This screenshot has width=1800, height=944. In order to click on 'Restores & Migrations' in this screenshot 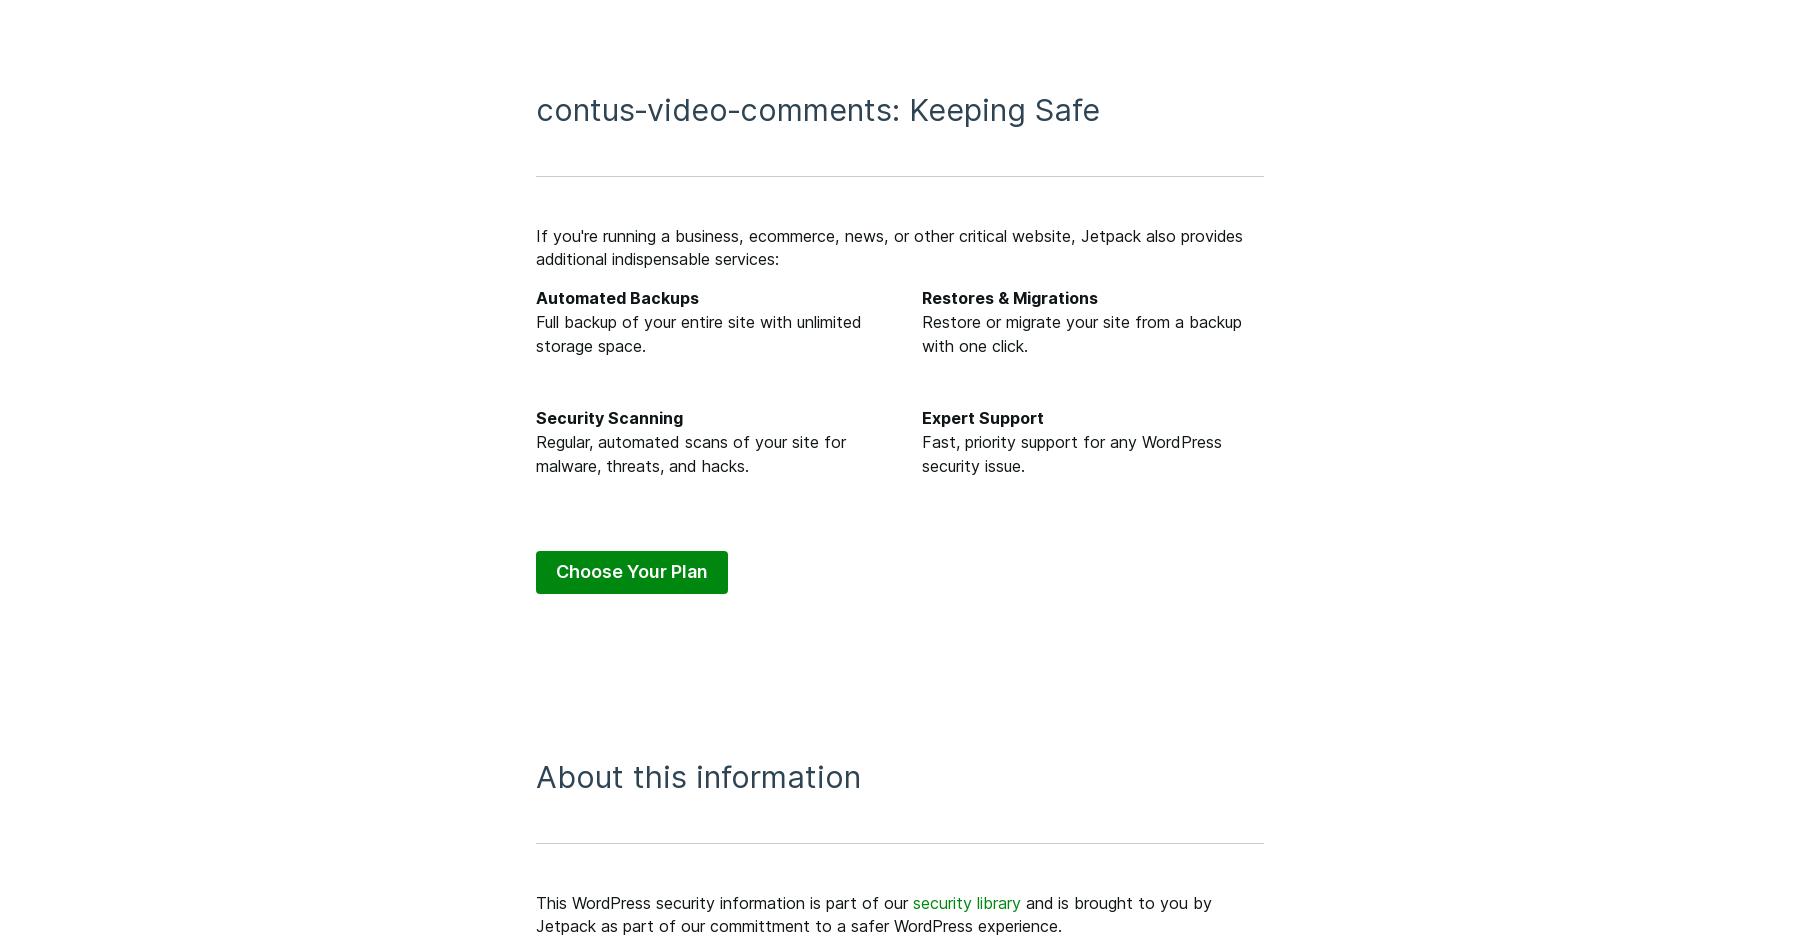, I will do `click(1008, 297)`.